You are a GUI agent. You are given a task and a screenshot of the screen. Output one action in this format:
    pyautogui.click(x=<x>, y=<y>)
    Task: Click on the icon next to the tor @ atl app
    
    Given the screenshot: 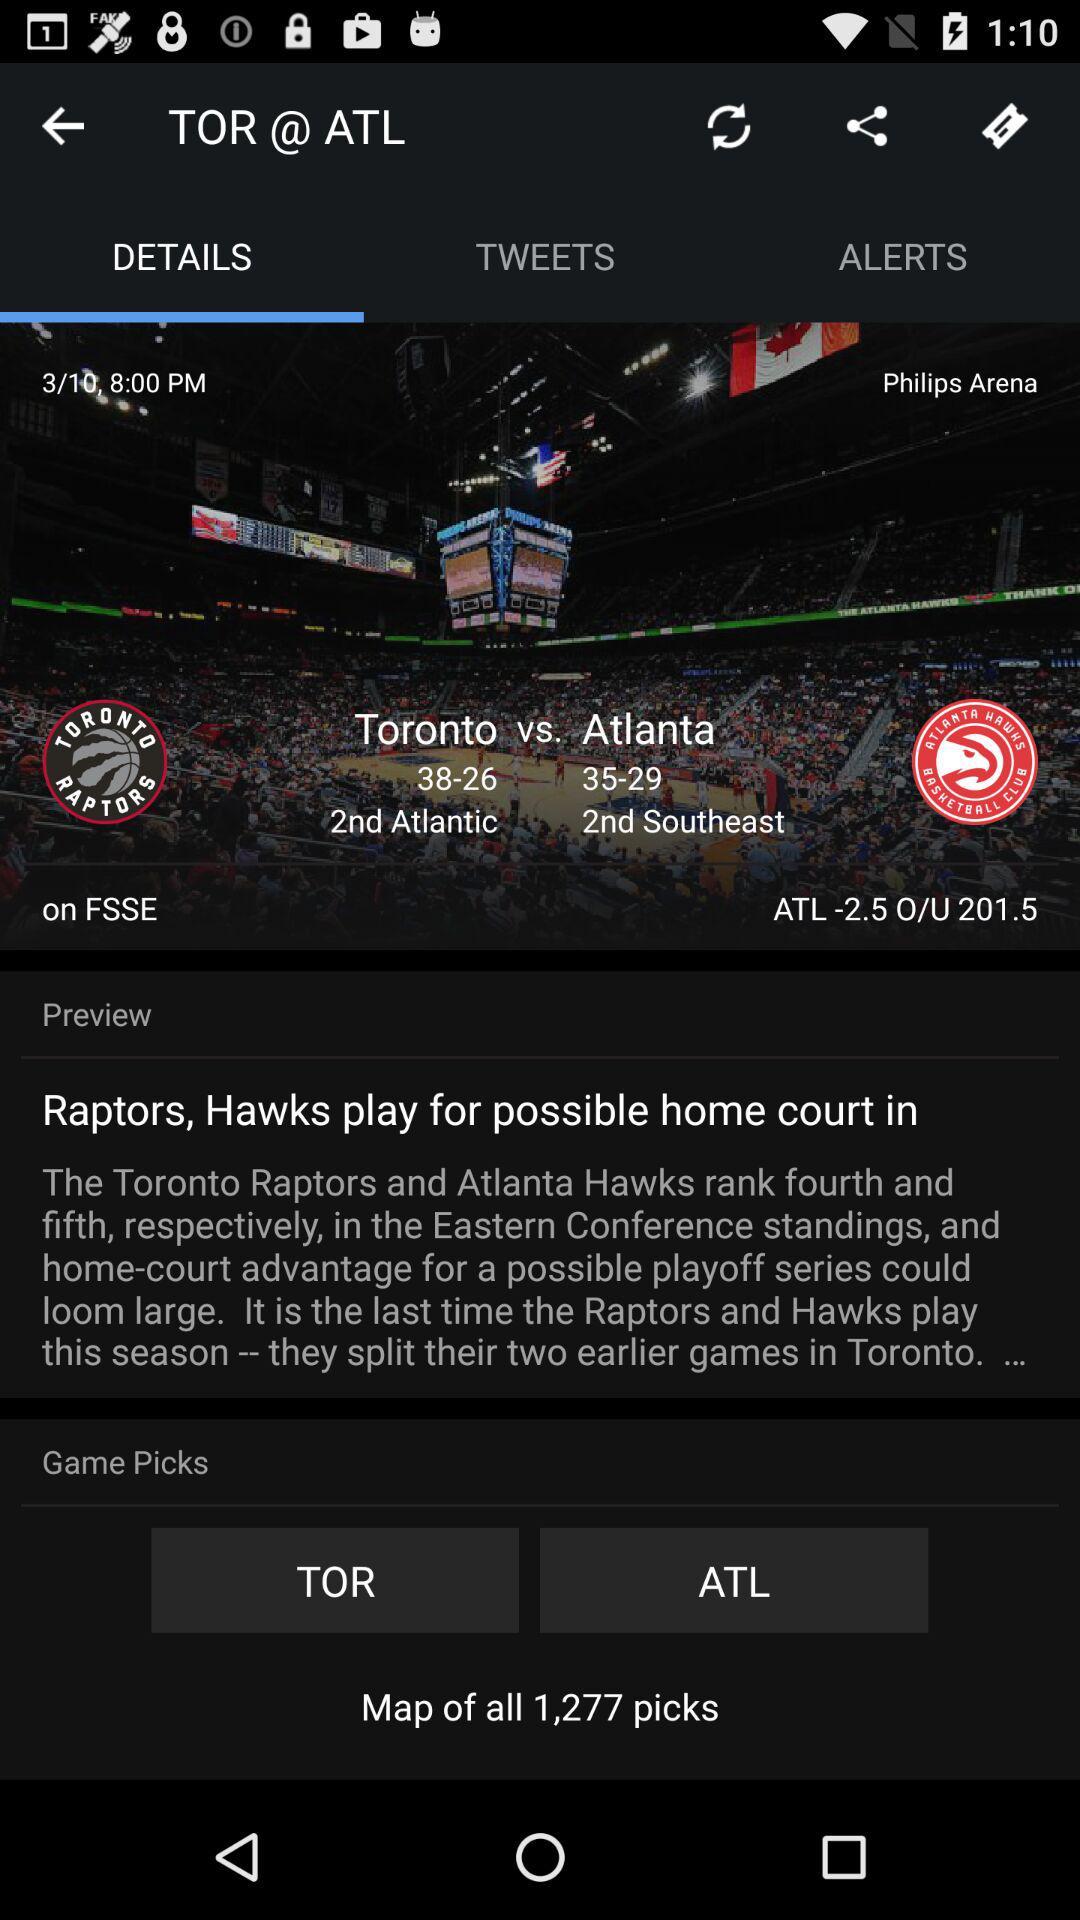 What is the action you would take?
    pyautogui.click(x=729, y=124)
    